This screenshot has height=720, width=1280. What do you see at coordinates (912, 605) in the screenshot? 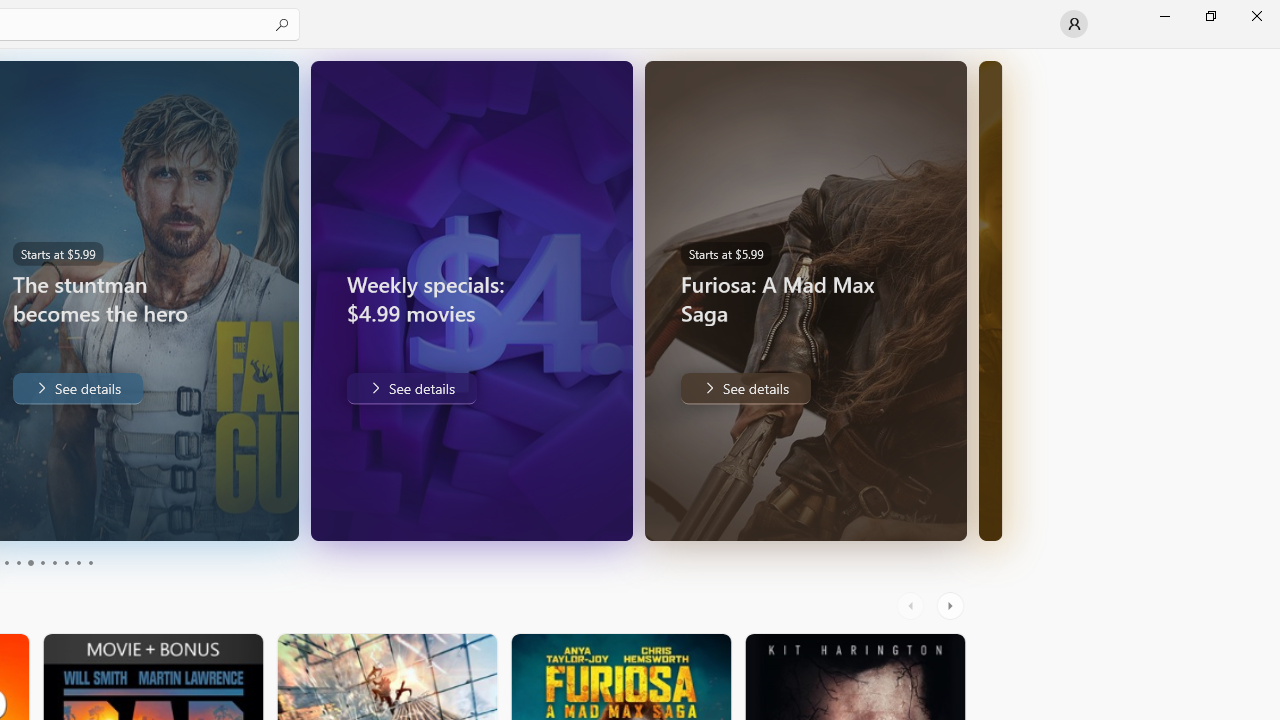
I see `'AutomationID: LeftScrollButton'` at bounding box center [912, 605].